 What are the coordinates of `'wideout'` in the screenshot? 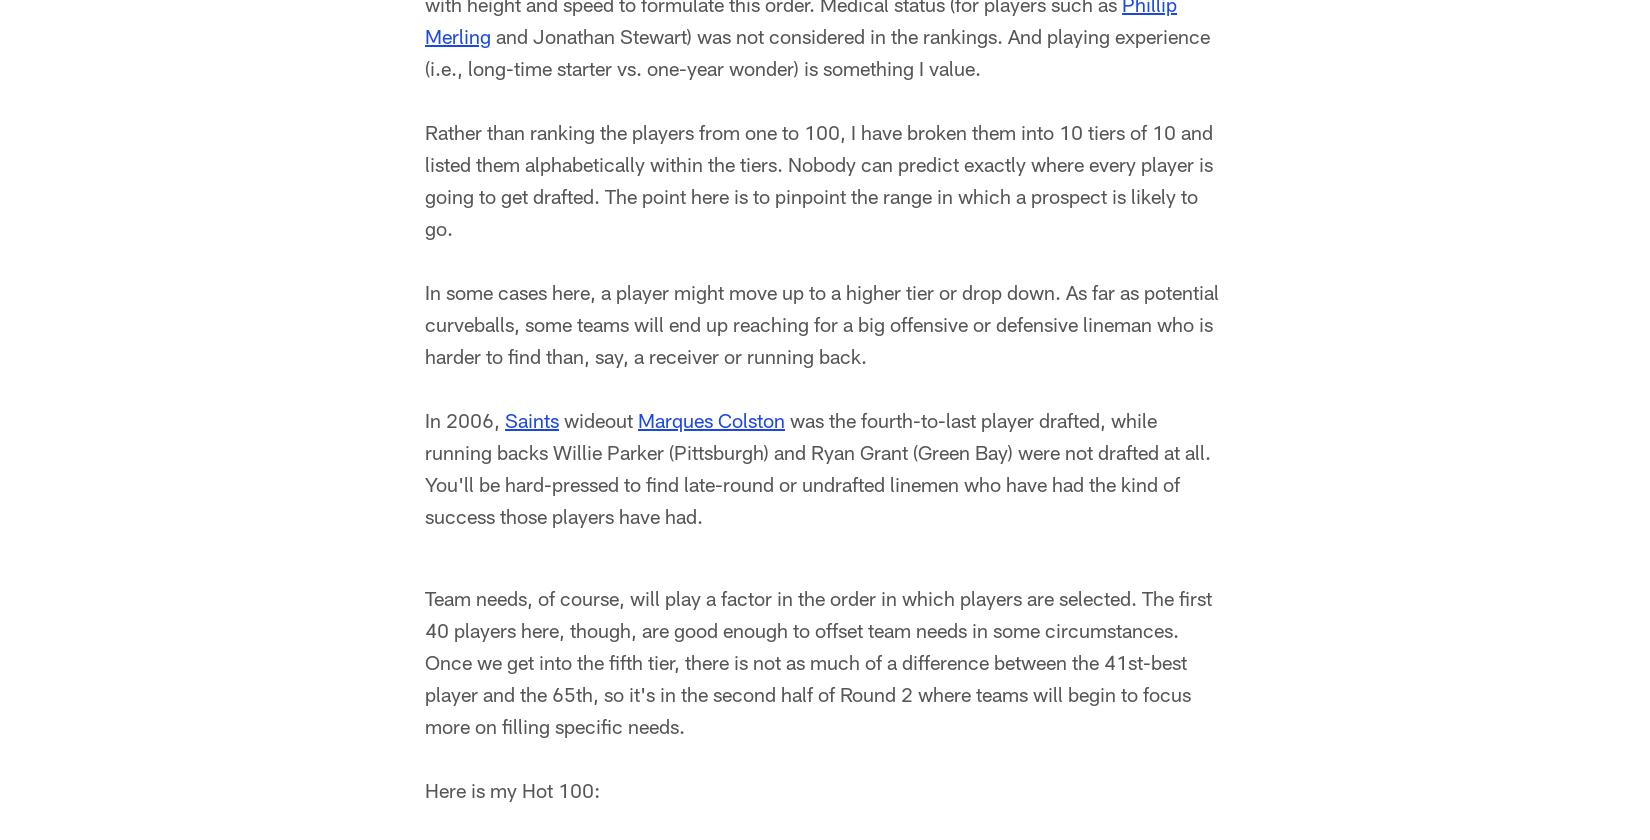 It's located at (597, 424).